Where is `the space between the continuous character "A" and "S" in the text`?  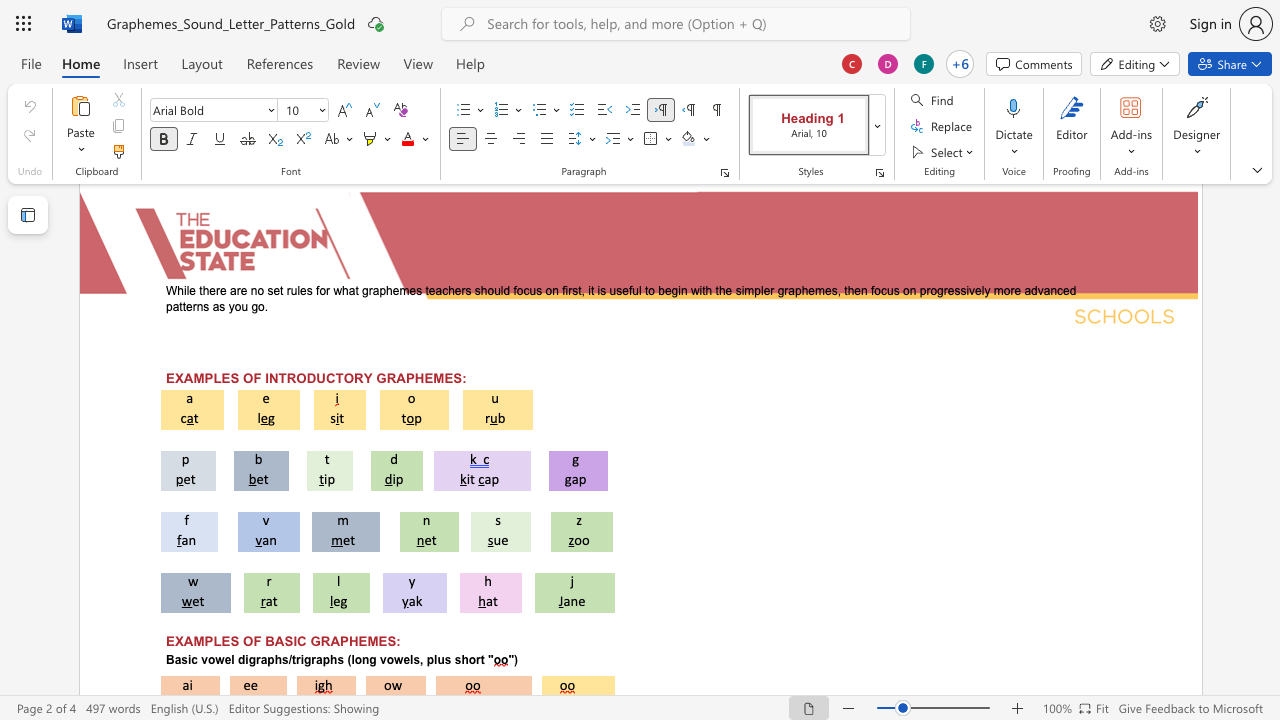
the space between the continuous character "A" and "S" in the text is located at coordinates (283, 641).